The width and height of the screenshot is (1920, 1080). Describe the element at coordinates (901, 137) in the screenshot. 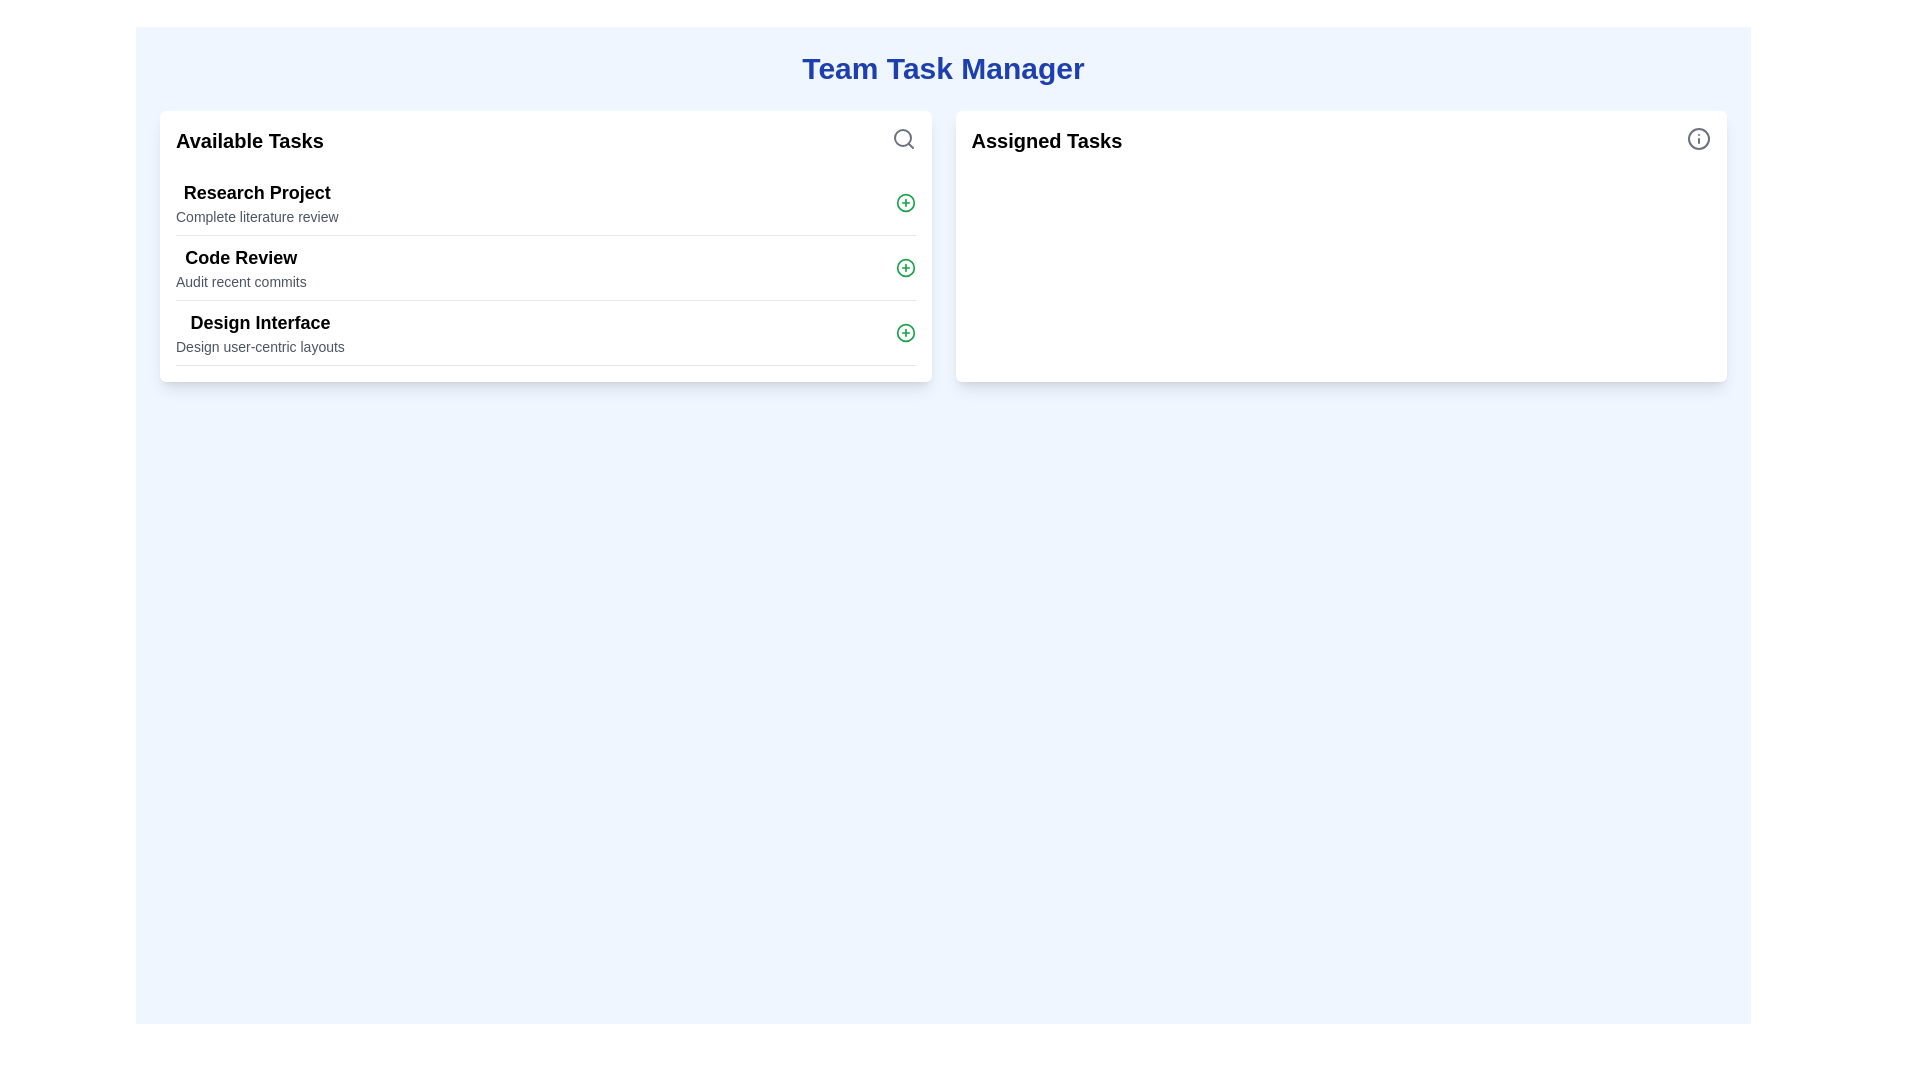

I see `the circular SVG element that is part of the 'search' icon, located in the top-right corner of the 'Available Tasks' card` at that location.